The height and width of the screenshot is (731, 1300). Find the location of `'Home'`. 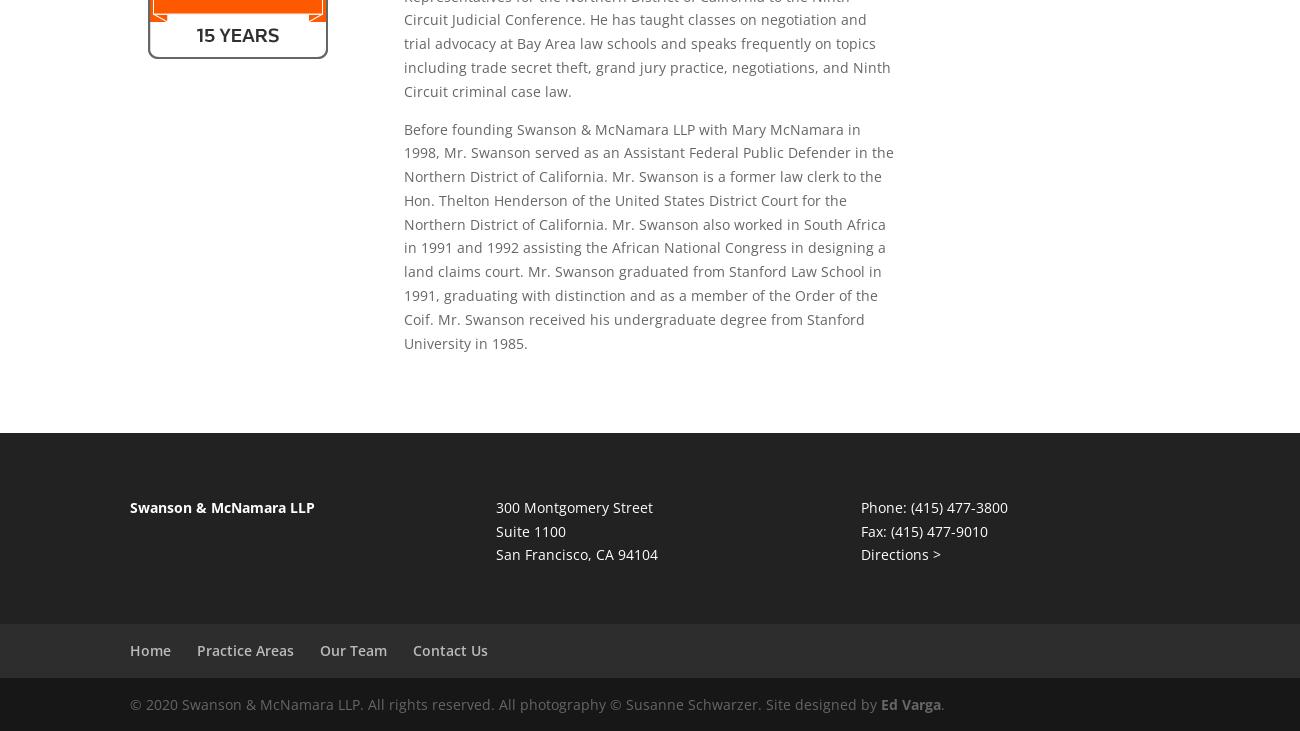

'Home' is located at coordinates (149, 650).